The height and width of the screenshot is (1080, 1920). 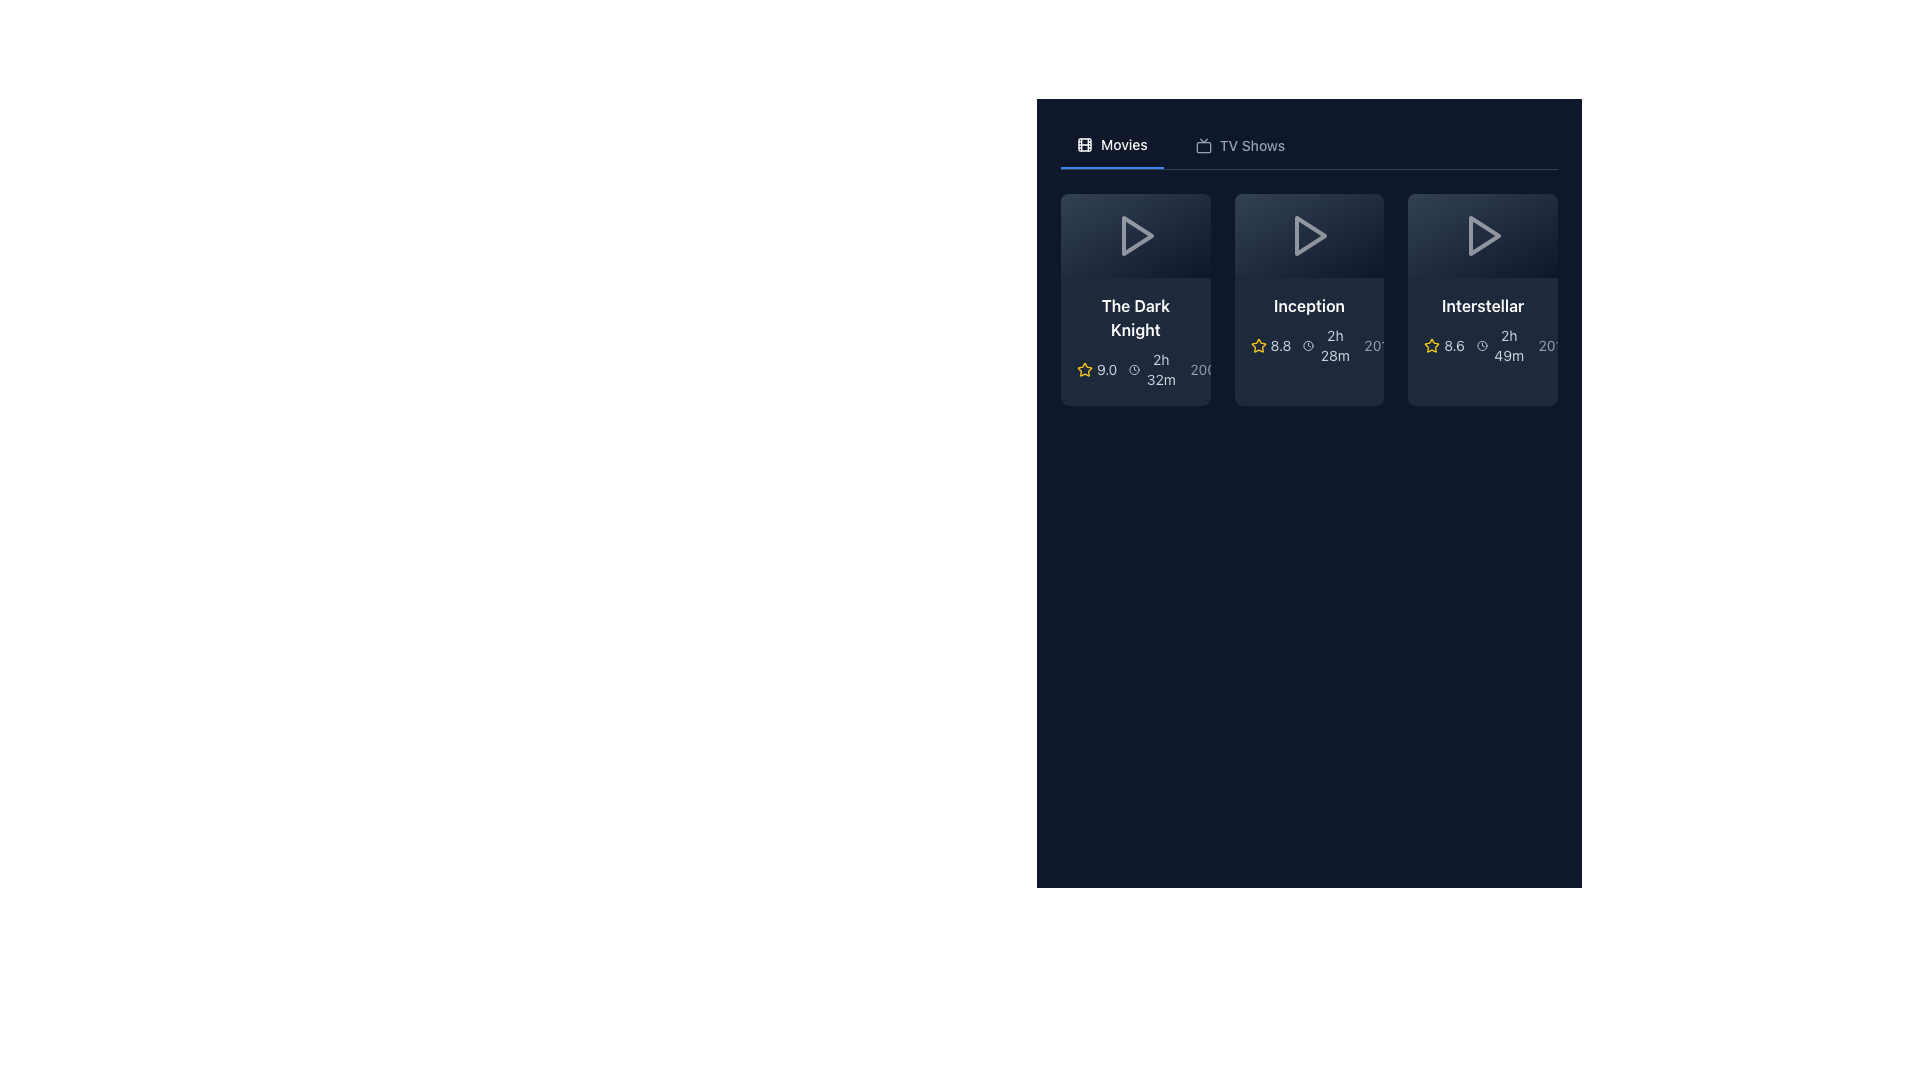 I want to click on the star-shaped icon with a yellow border that serves as a rating indicator for the movie 'Inception', located next to the numeric rating '8.8', so click(x=1257, y=345).